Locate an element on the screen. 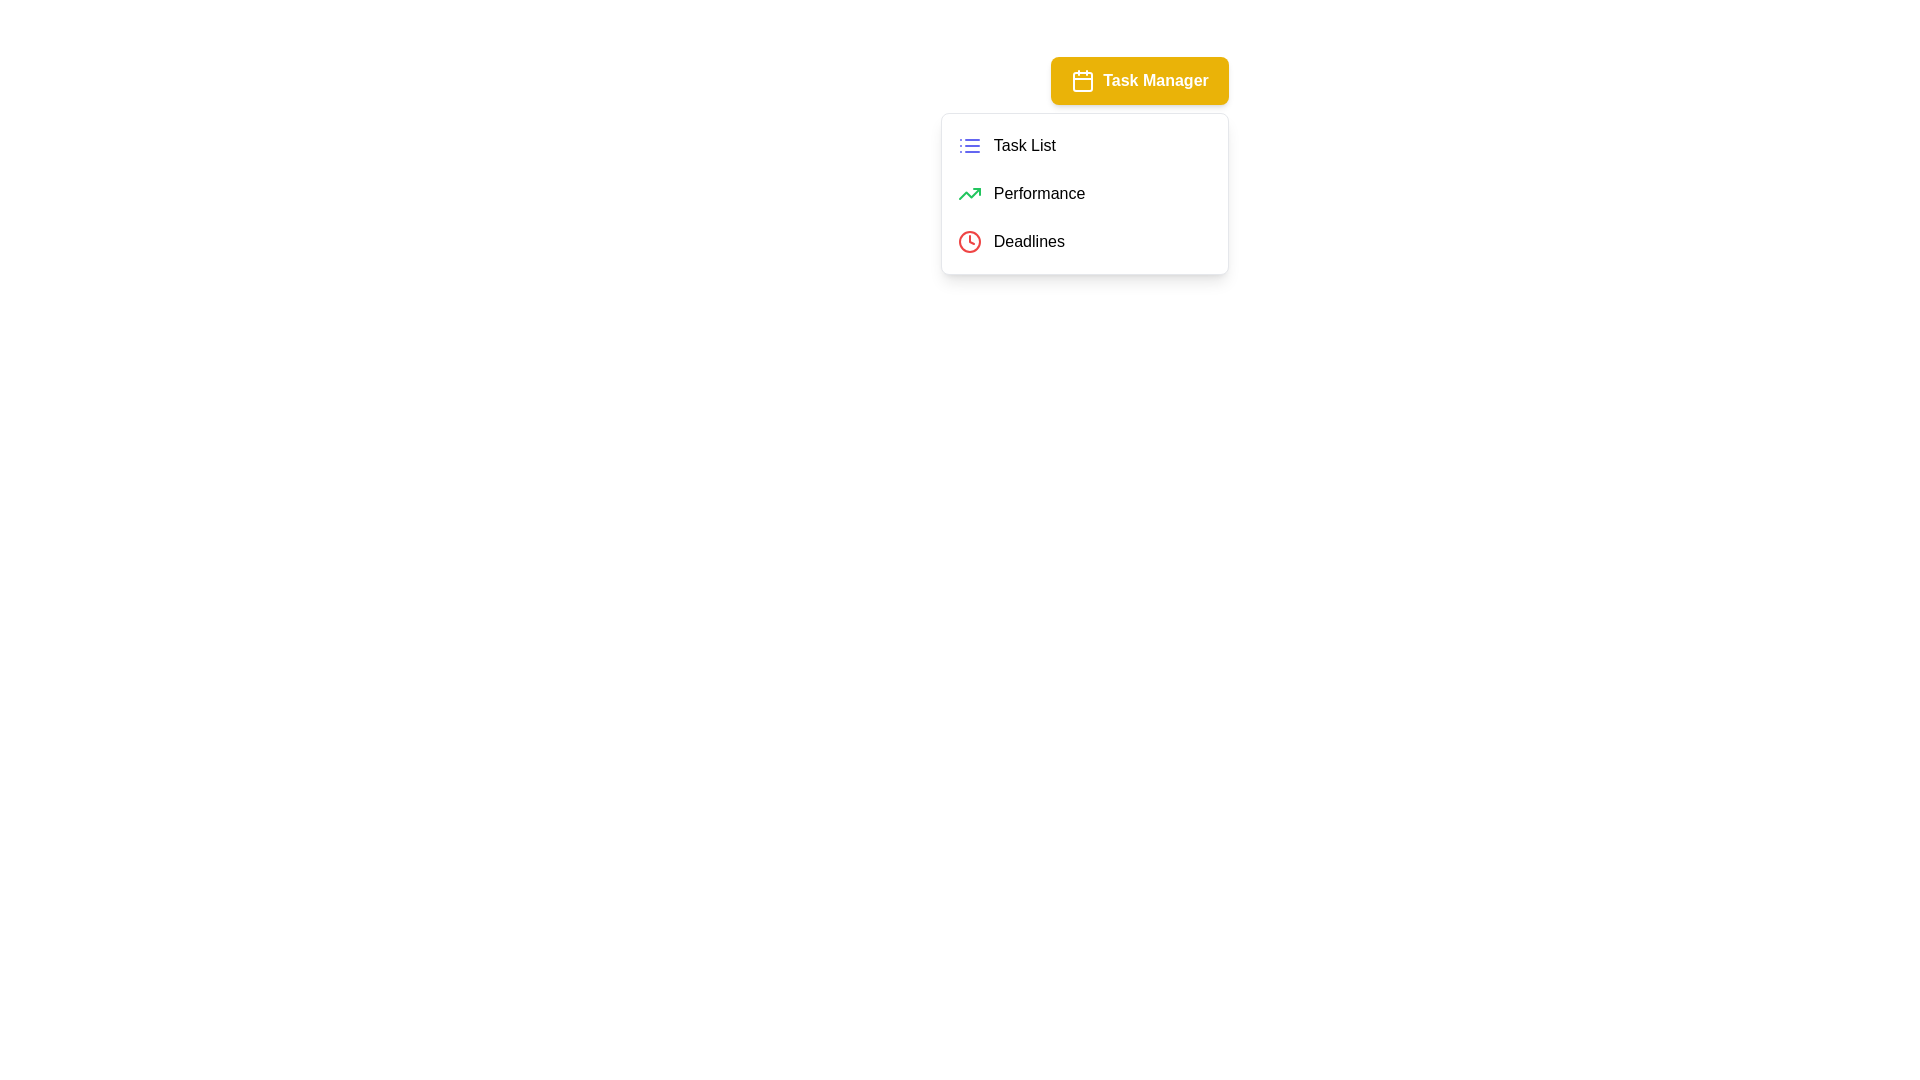 Image resolution: width=1920 pixels, height=1080 pixels. the Deadlines icon in the Task Management Menu is located at coordinates (969, 241).